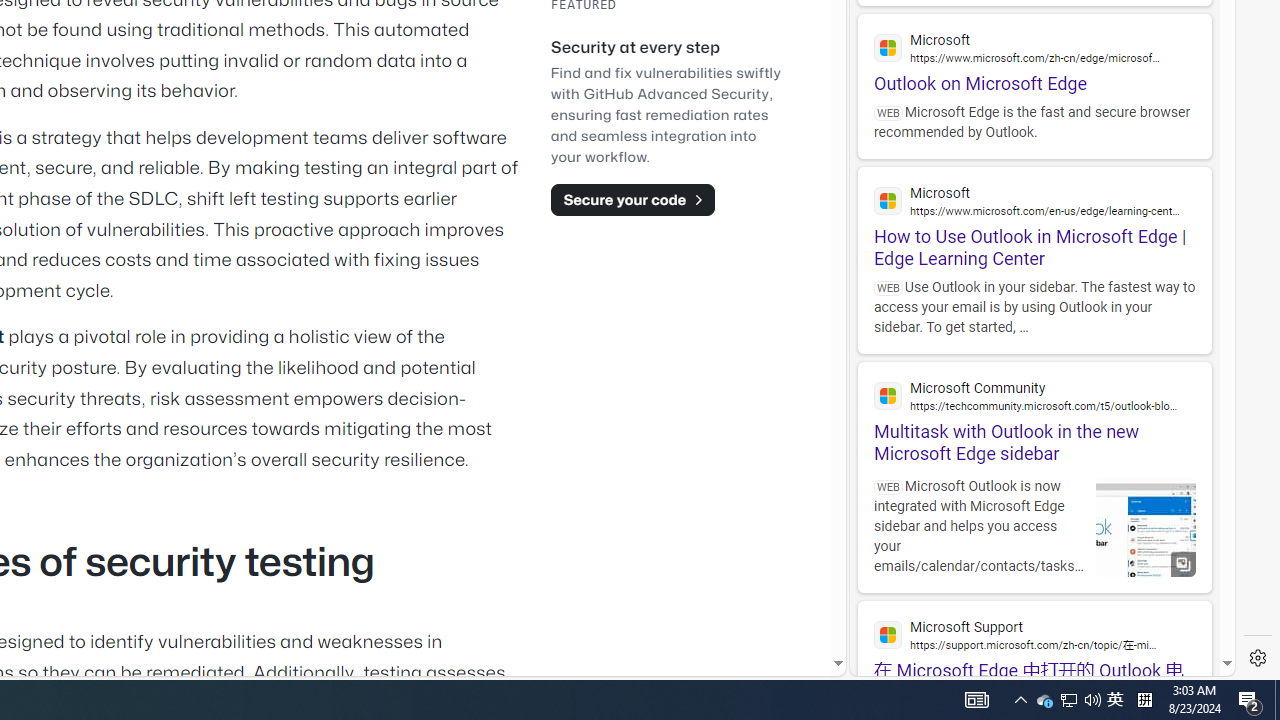  I want to click on 'Secure your code', so click(631, 199).